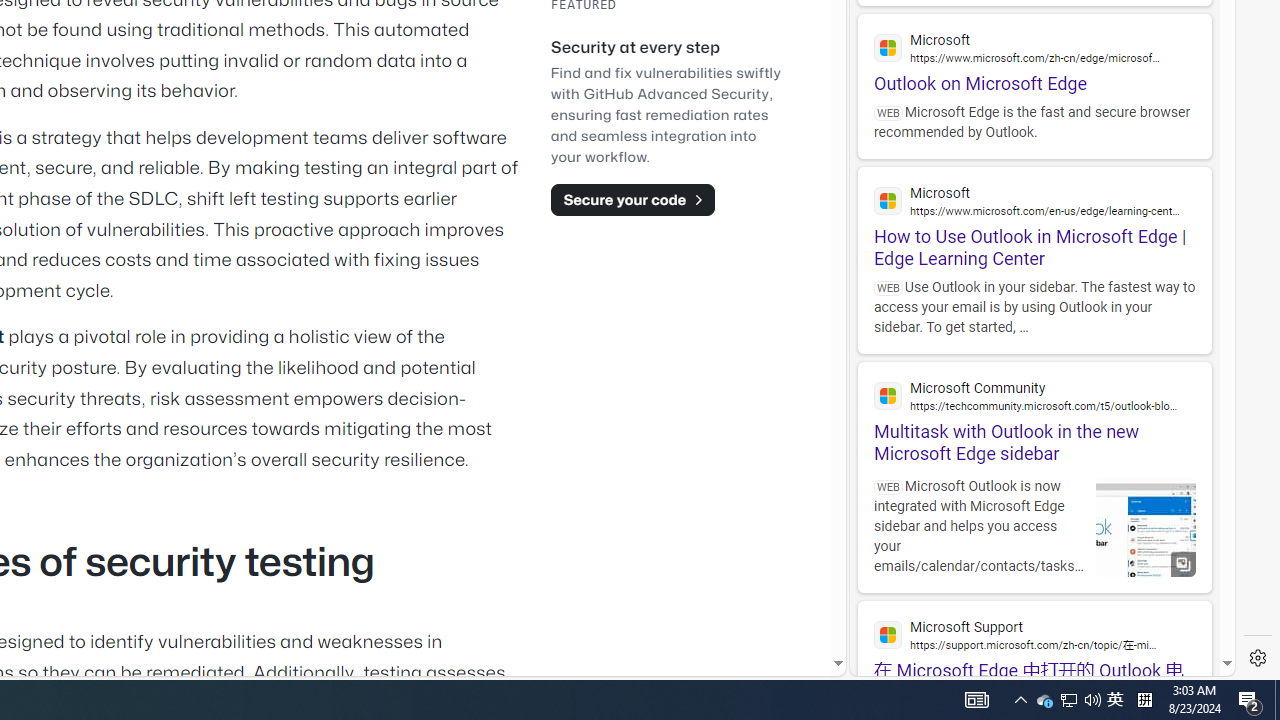  I want to click on 'Secure your code', so click(631, 199).